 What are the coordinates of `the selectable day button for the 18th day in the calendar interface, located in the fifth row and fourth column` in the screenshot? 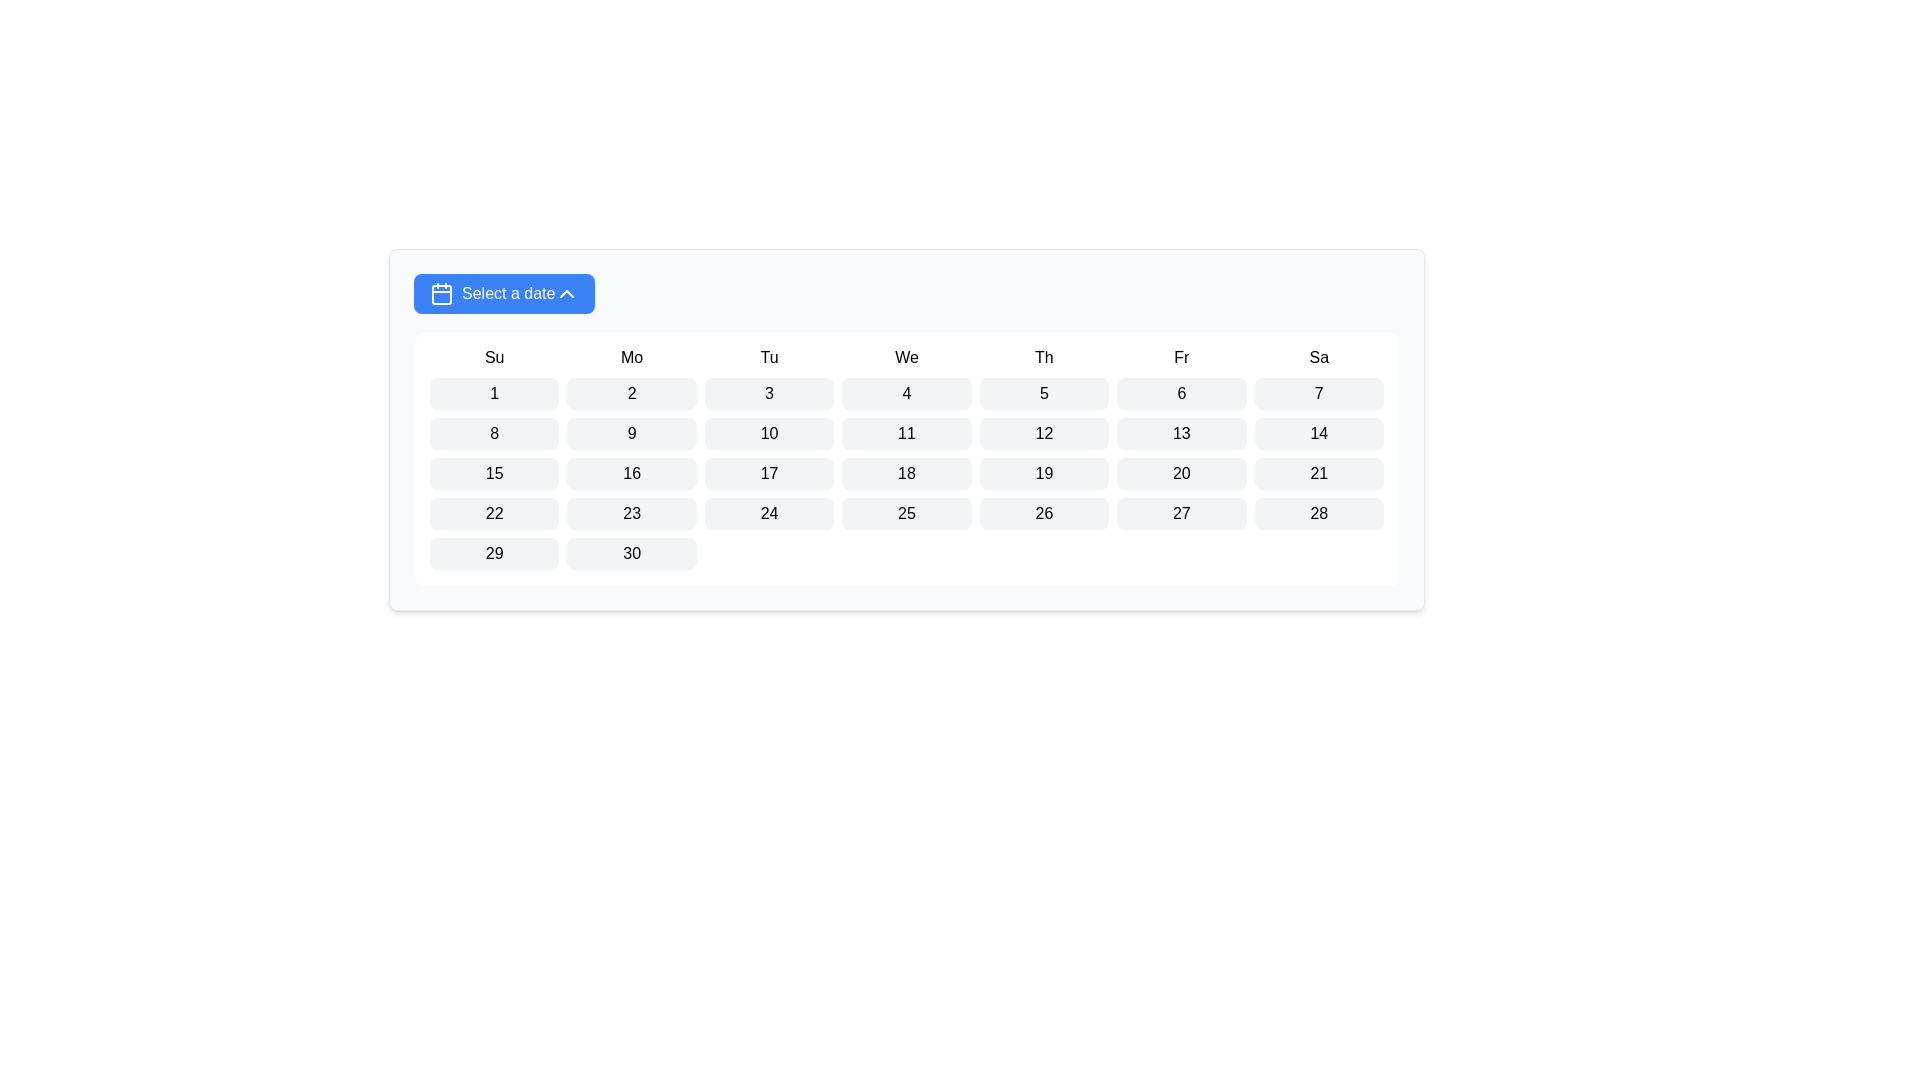 It's located at (906, 474).